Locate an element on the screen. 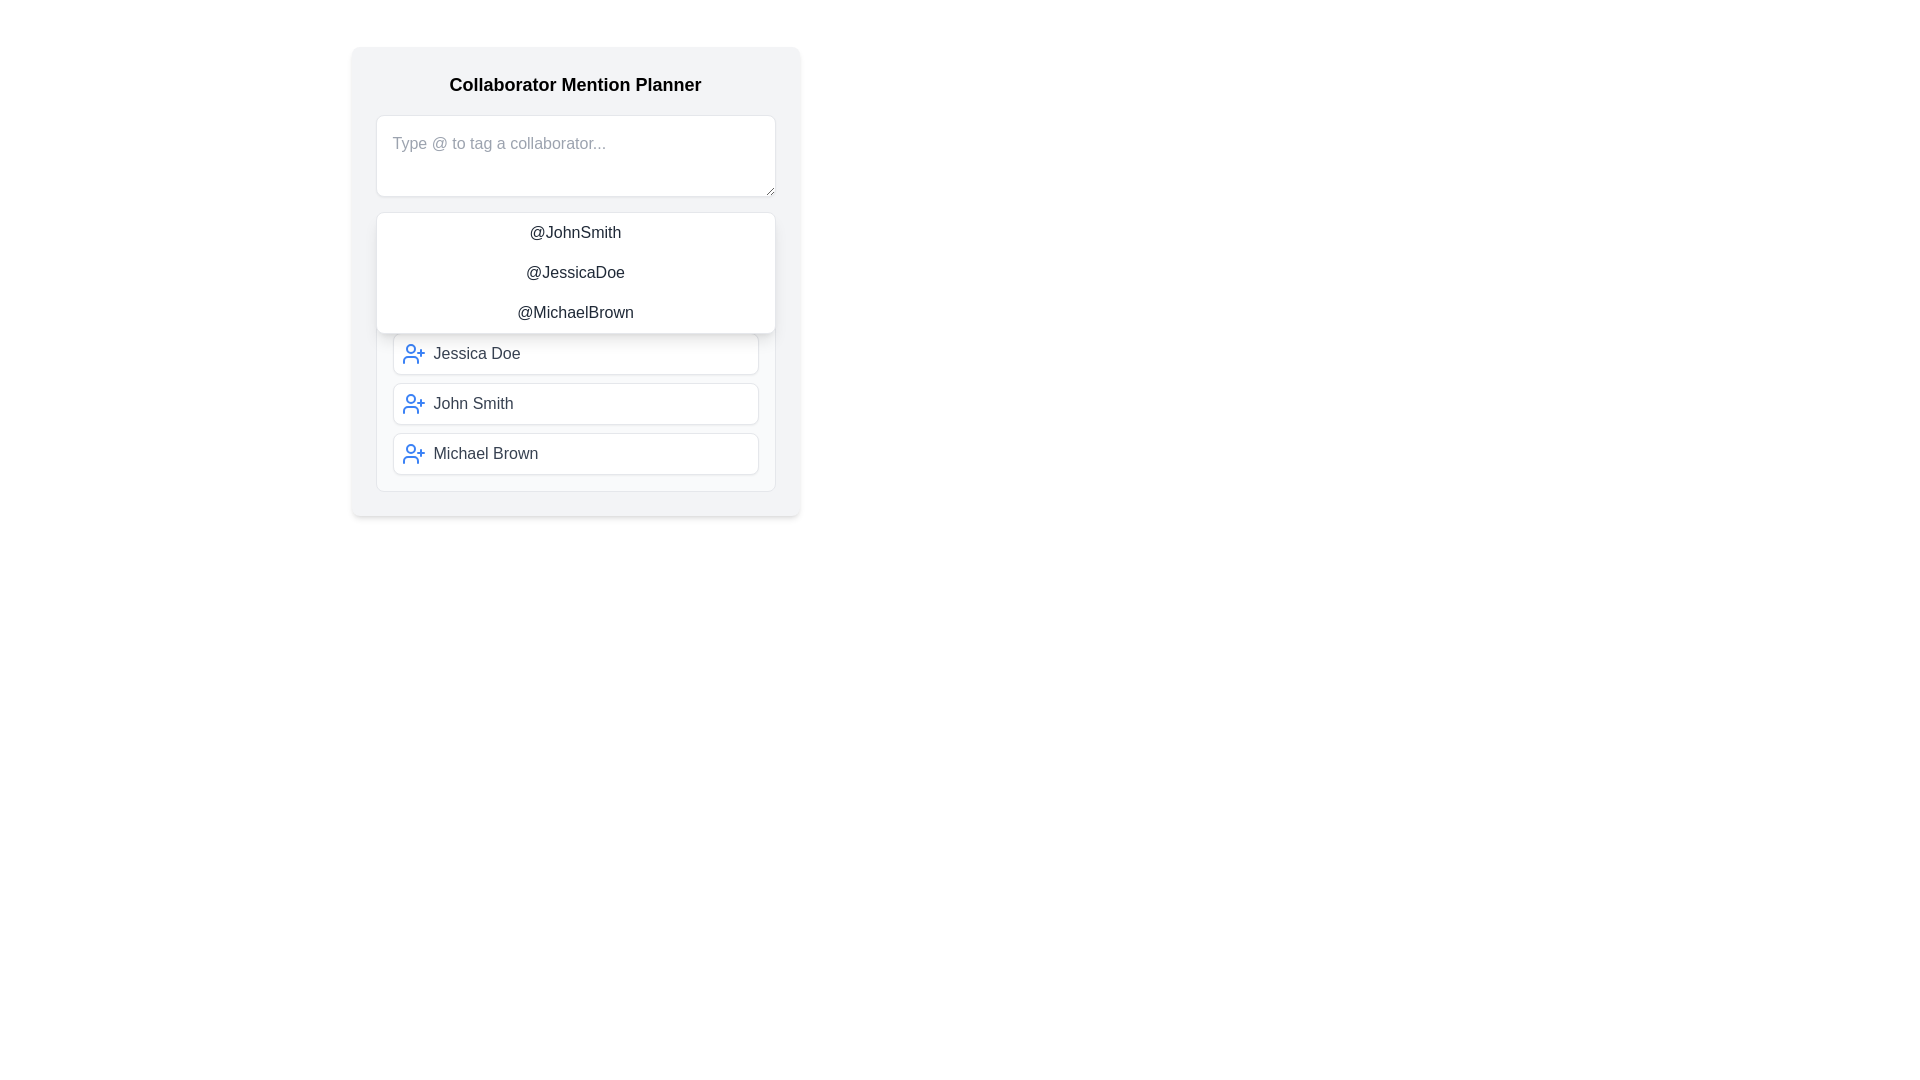 The height and width of the screenshot is (1080, 1920). the list item representing the user 'John Smith' under the title 'Collaborator Mention Planner' is located at coordinates (574, 404).